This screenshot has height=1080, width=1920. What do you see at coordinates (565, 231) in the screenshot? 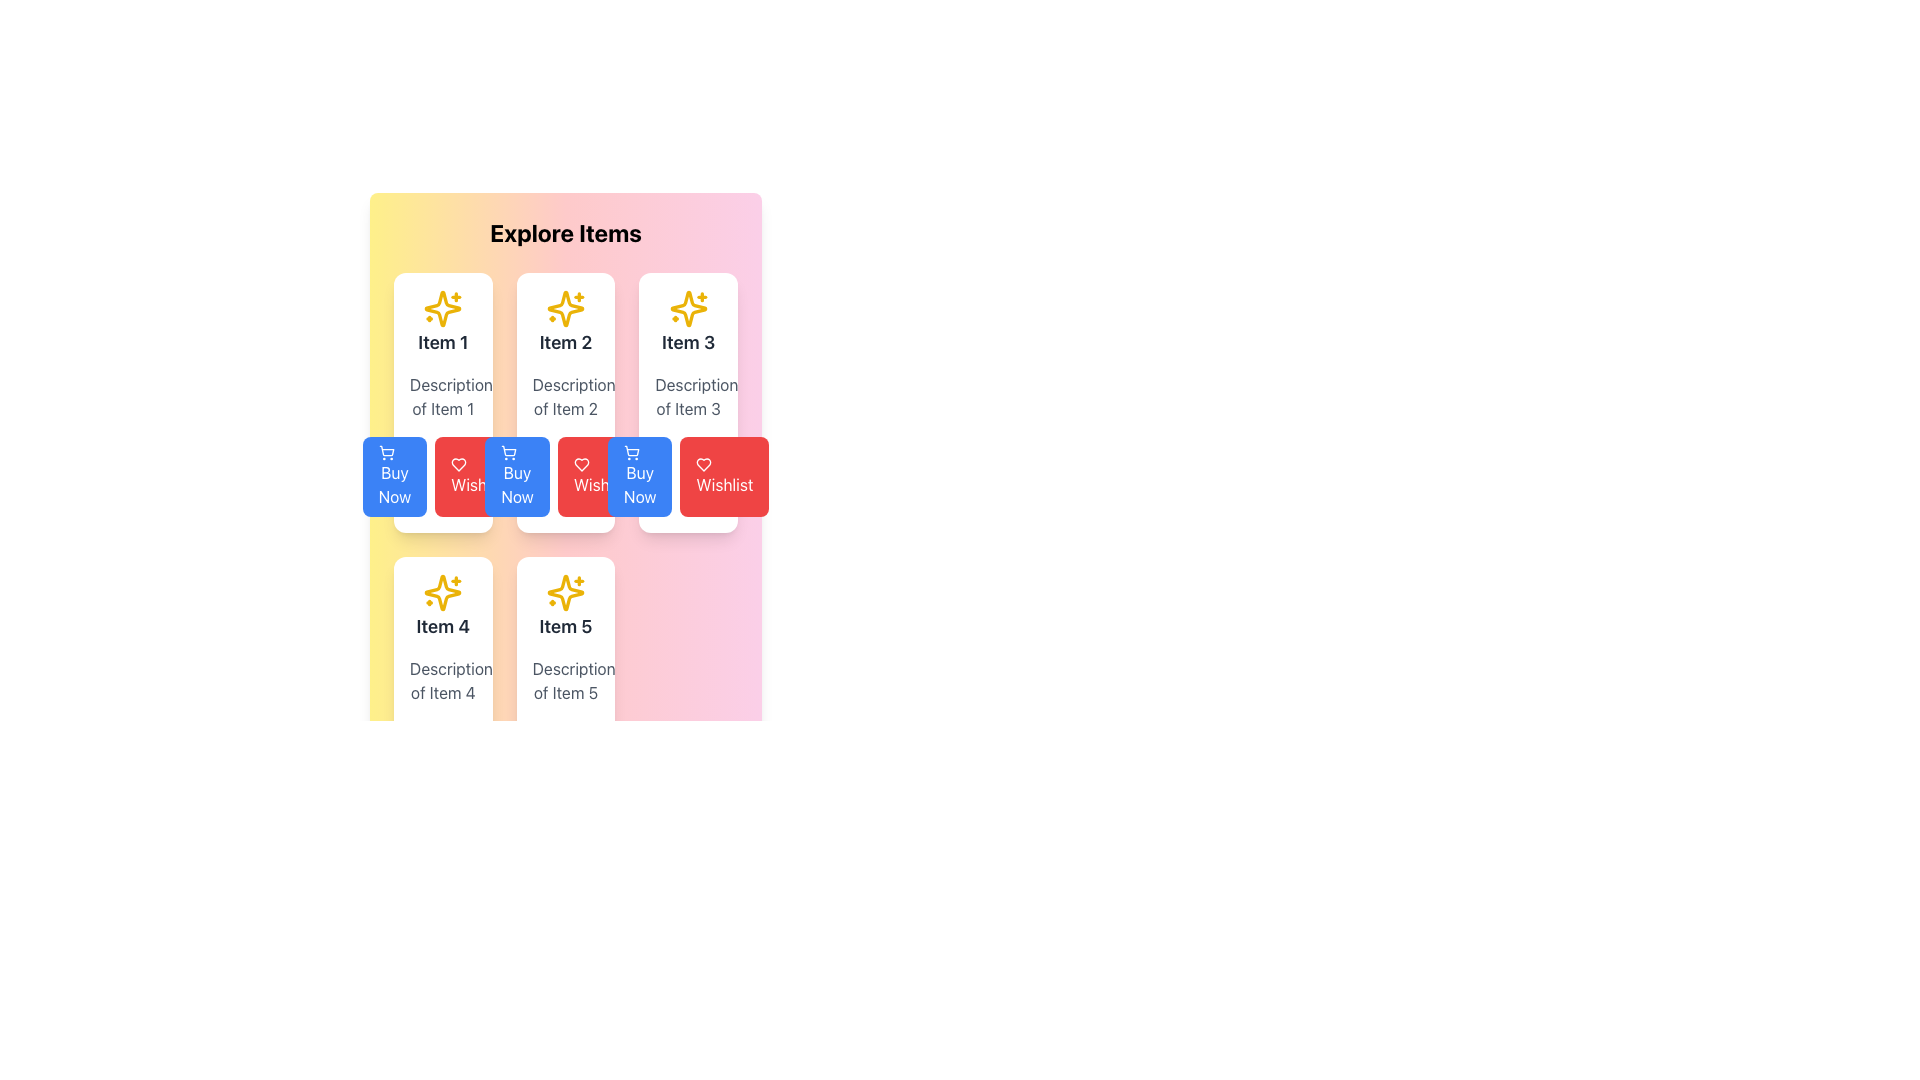
I see `the bold and large text label reading 'Explore Items' located at the top of the section with a colorful yellow to pink background` at bounding box center [565, 231].